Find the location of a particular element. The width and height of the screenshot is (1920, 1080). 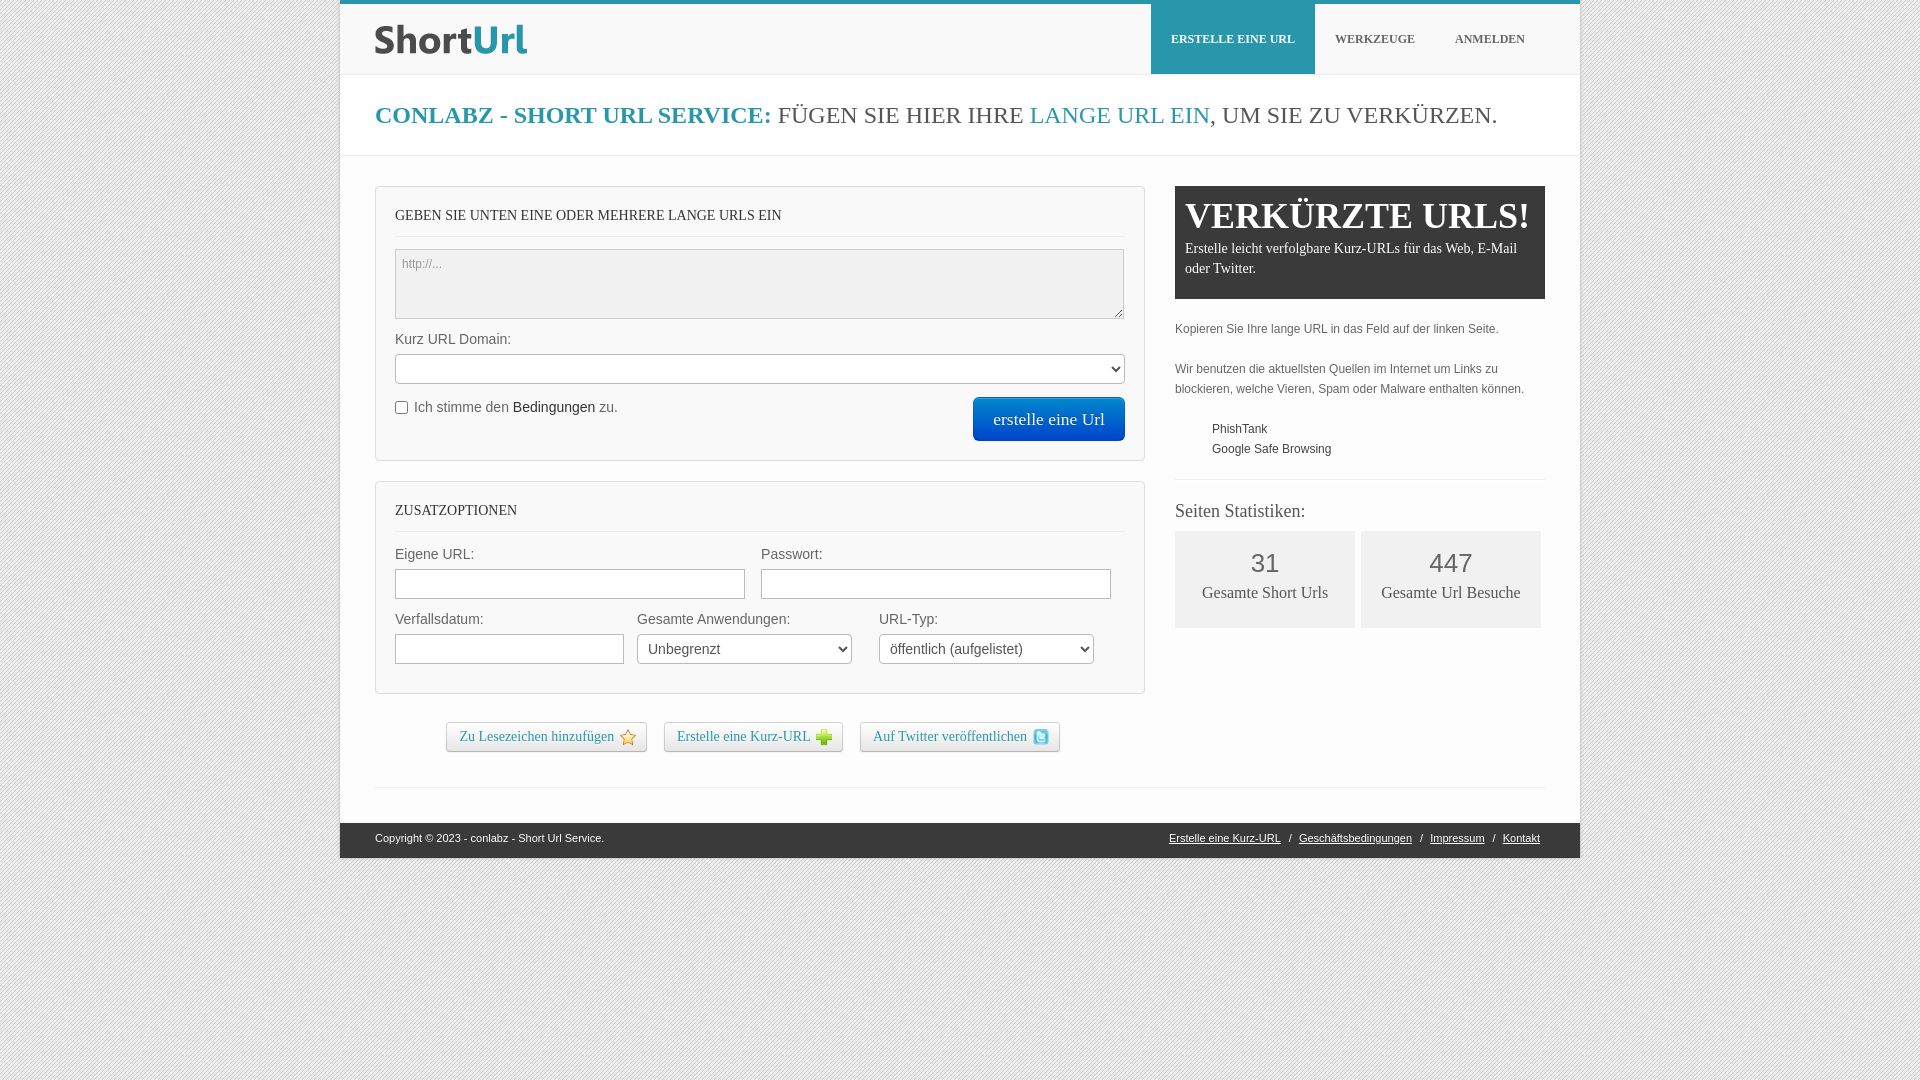

'Kontakt' is located at coordinates (1520, 836).